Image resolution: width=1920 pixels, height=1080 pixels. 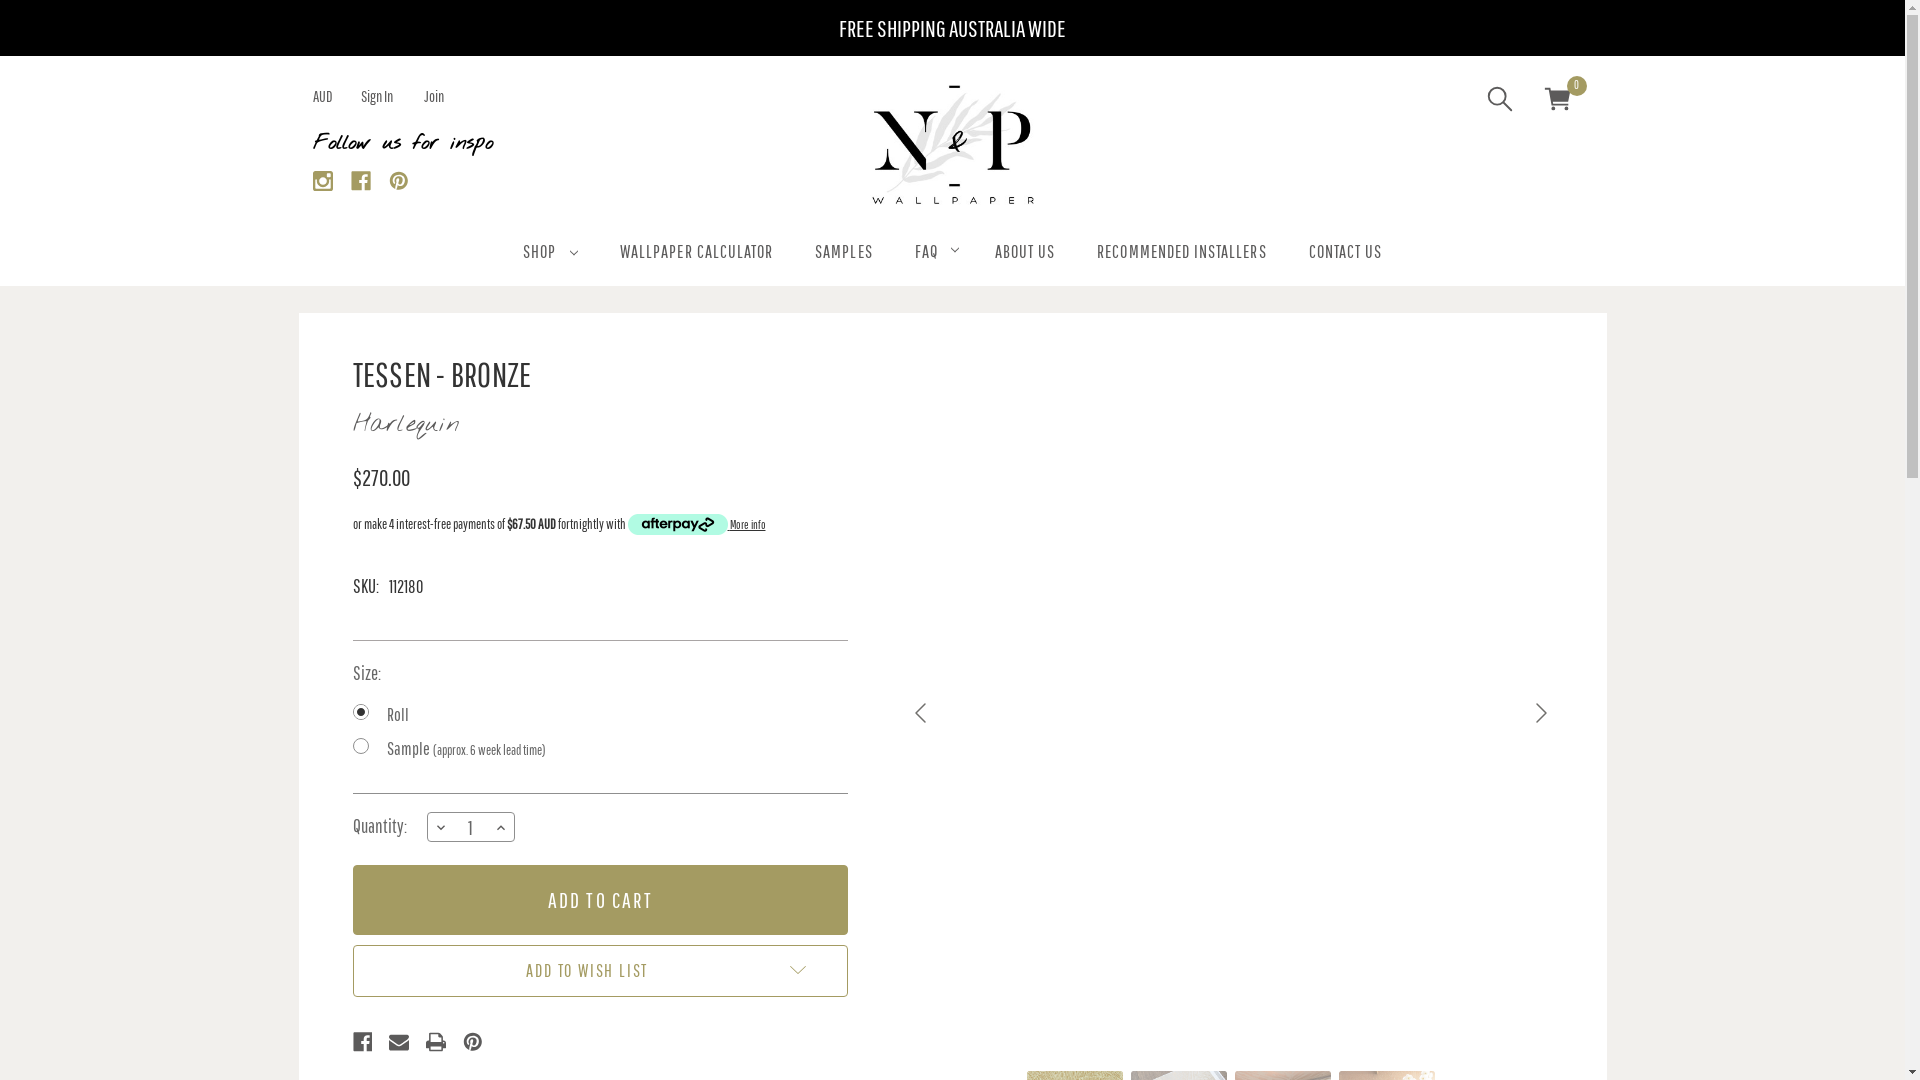 What do you see at coordinates (696, 253) in the screenshot?
I see `'WALLPAPER CALCULATOR'` at bounding box center [696, 253].